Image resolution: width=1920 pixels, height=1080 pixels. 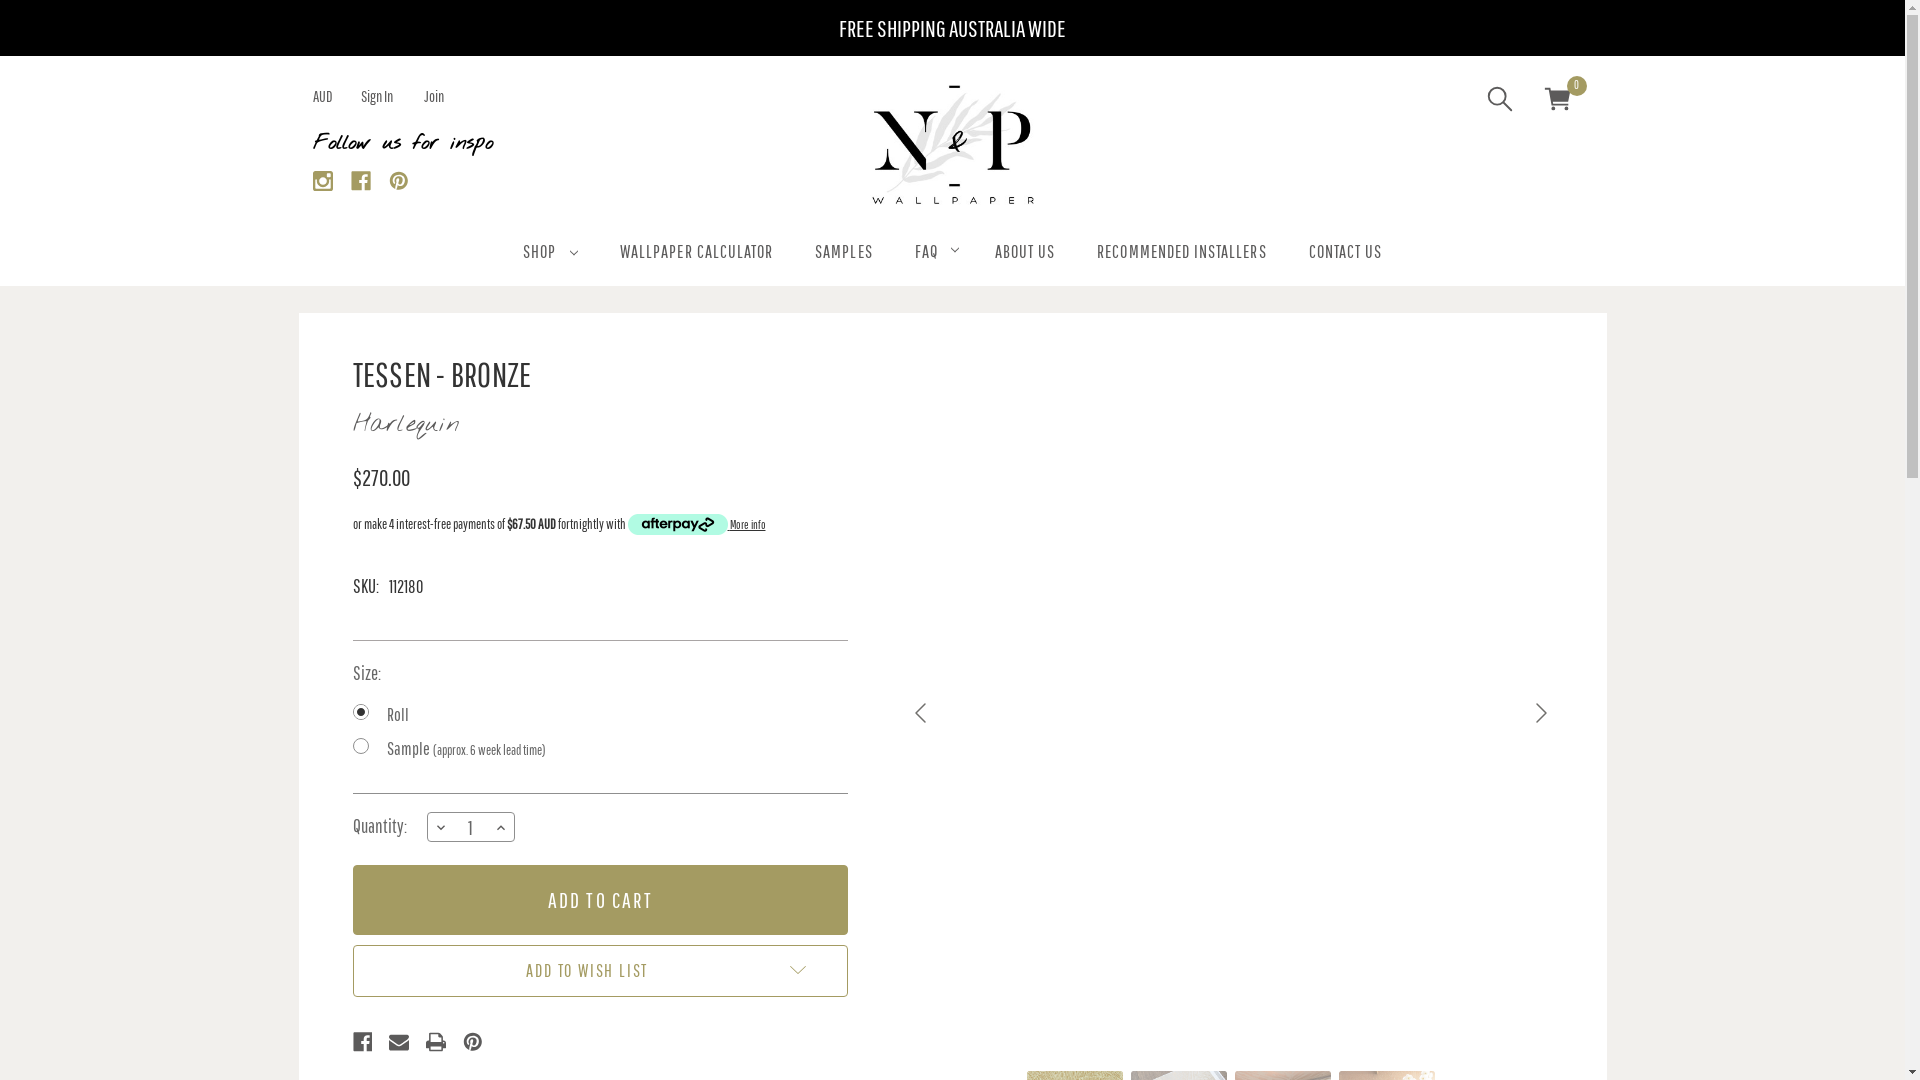 What do you see at coordinates (696, 253) in the screenshot?
I see `'WALLPAPER CALCULATOR'` at bounding box center [696, 253].